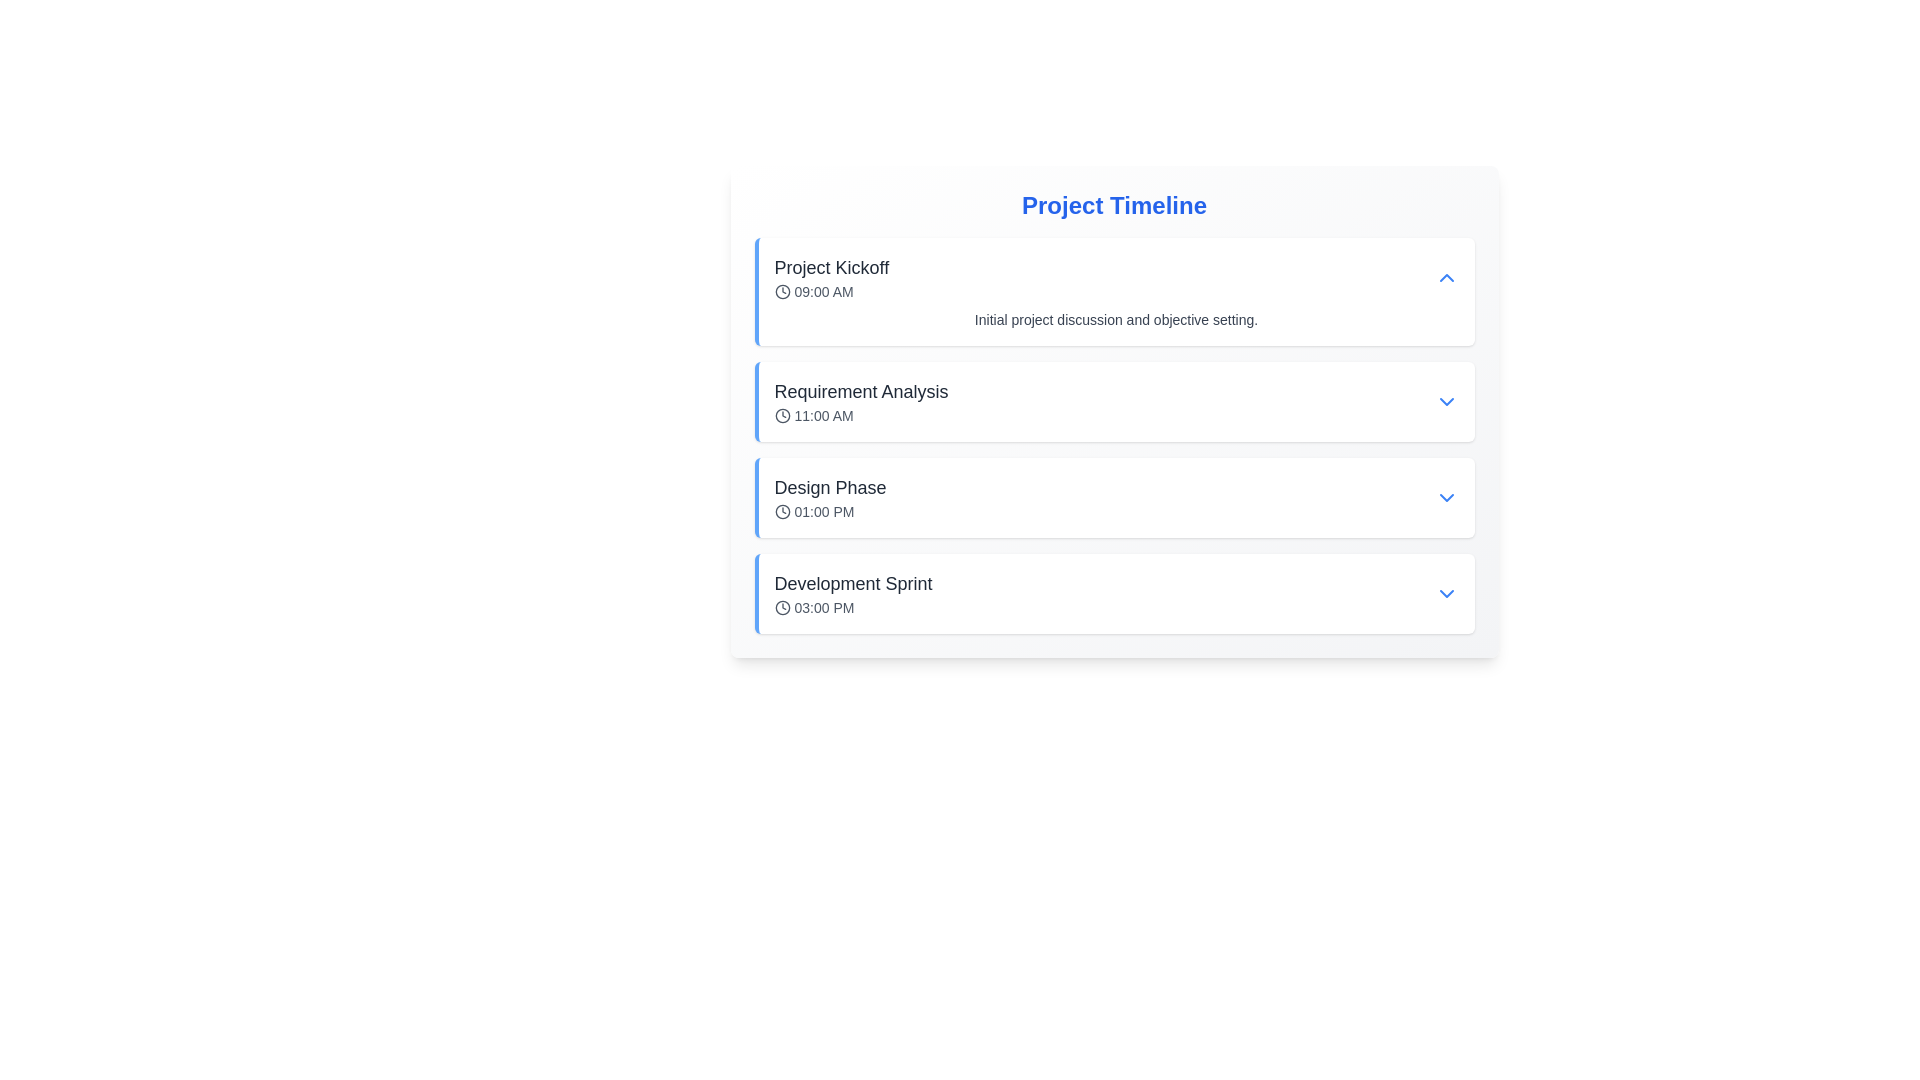  I want to click on the text label that identifies the event or activity in the 'Project Timeline', positioned between 'Project Kickoff' and 'Design Phase' and above the time label '11:00 AM', so click(861, 392).